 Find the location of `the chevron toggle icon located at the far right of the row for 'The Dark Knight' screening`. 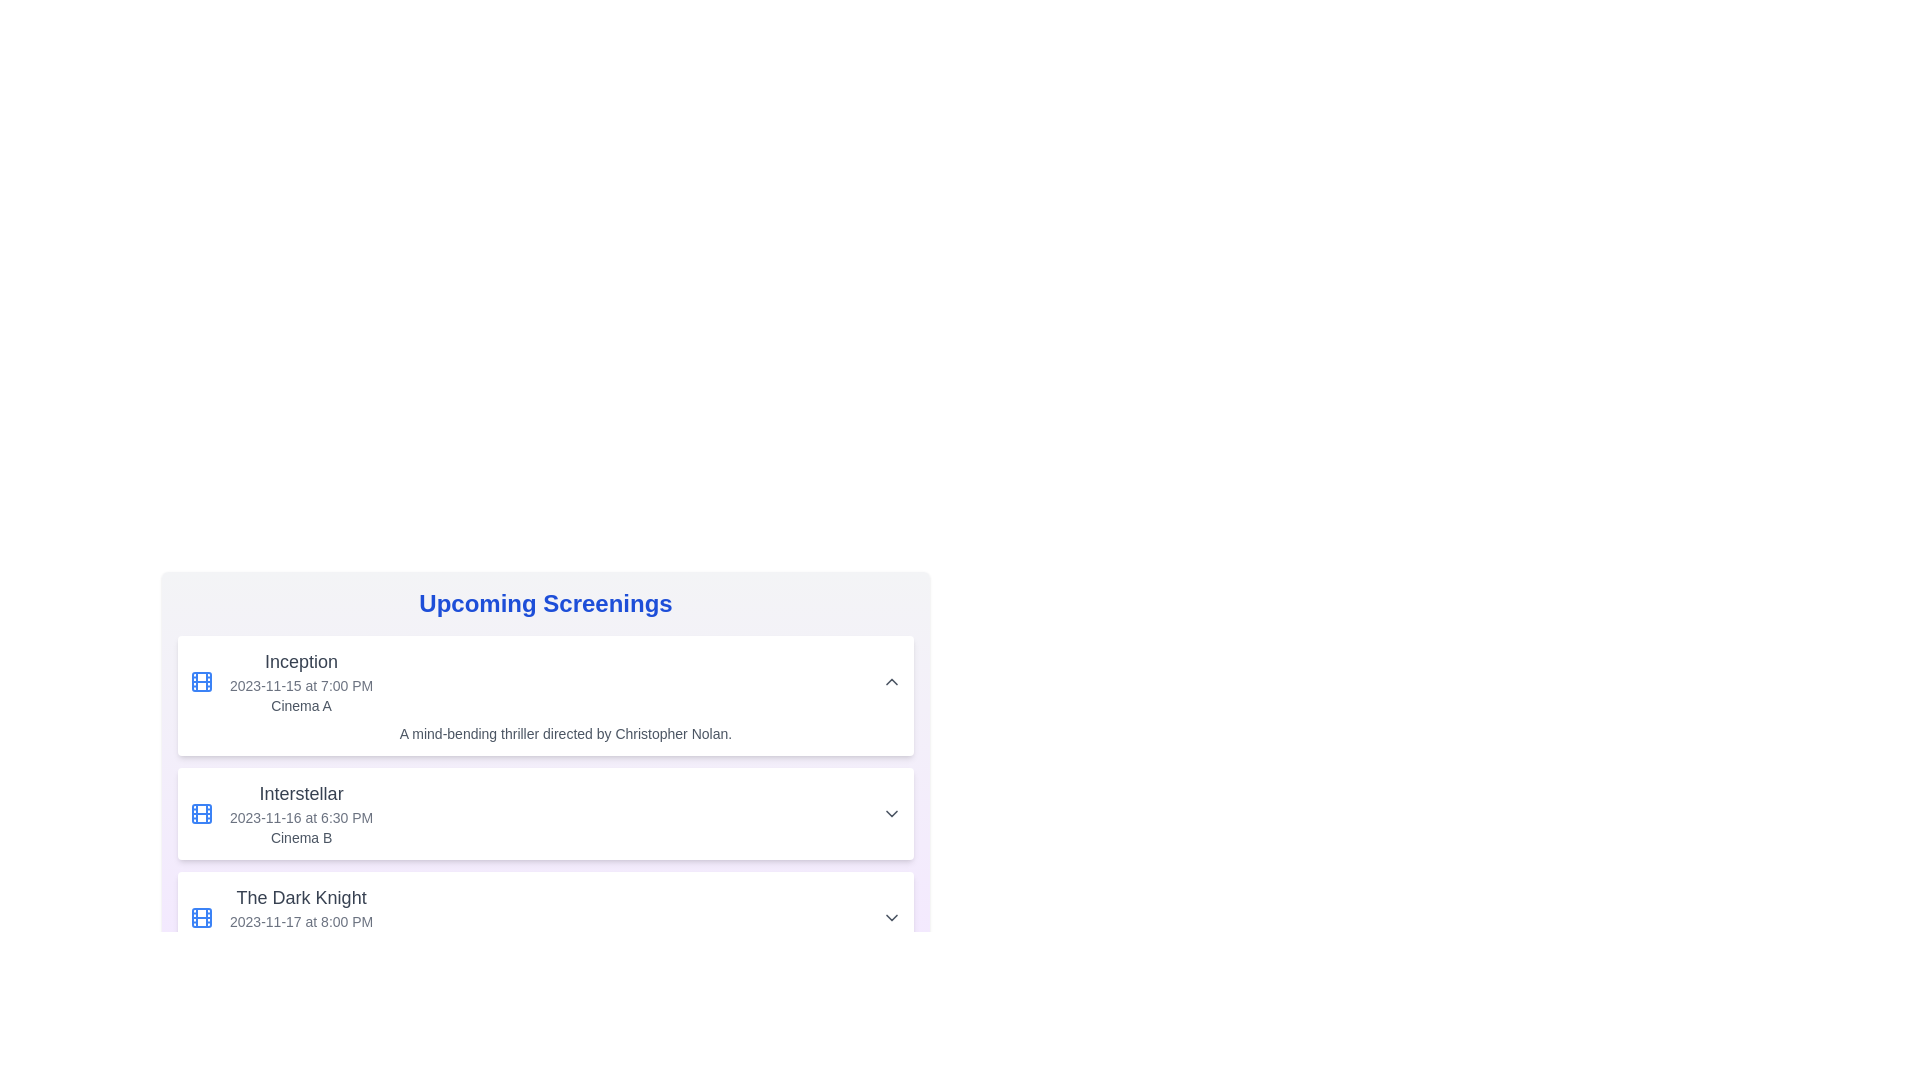

the chevron toggle icon located at the far right of the row for 'The Dark Knight' screening is located at coordinates (891, 918).